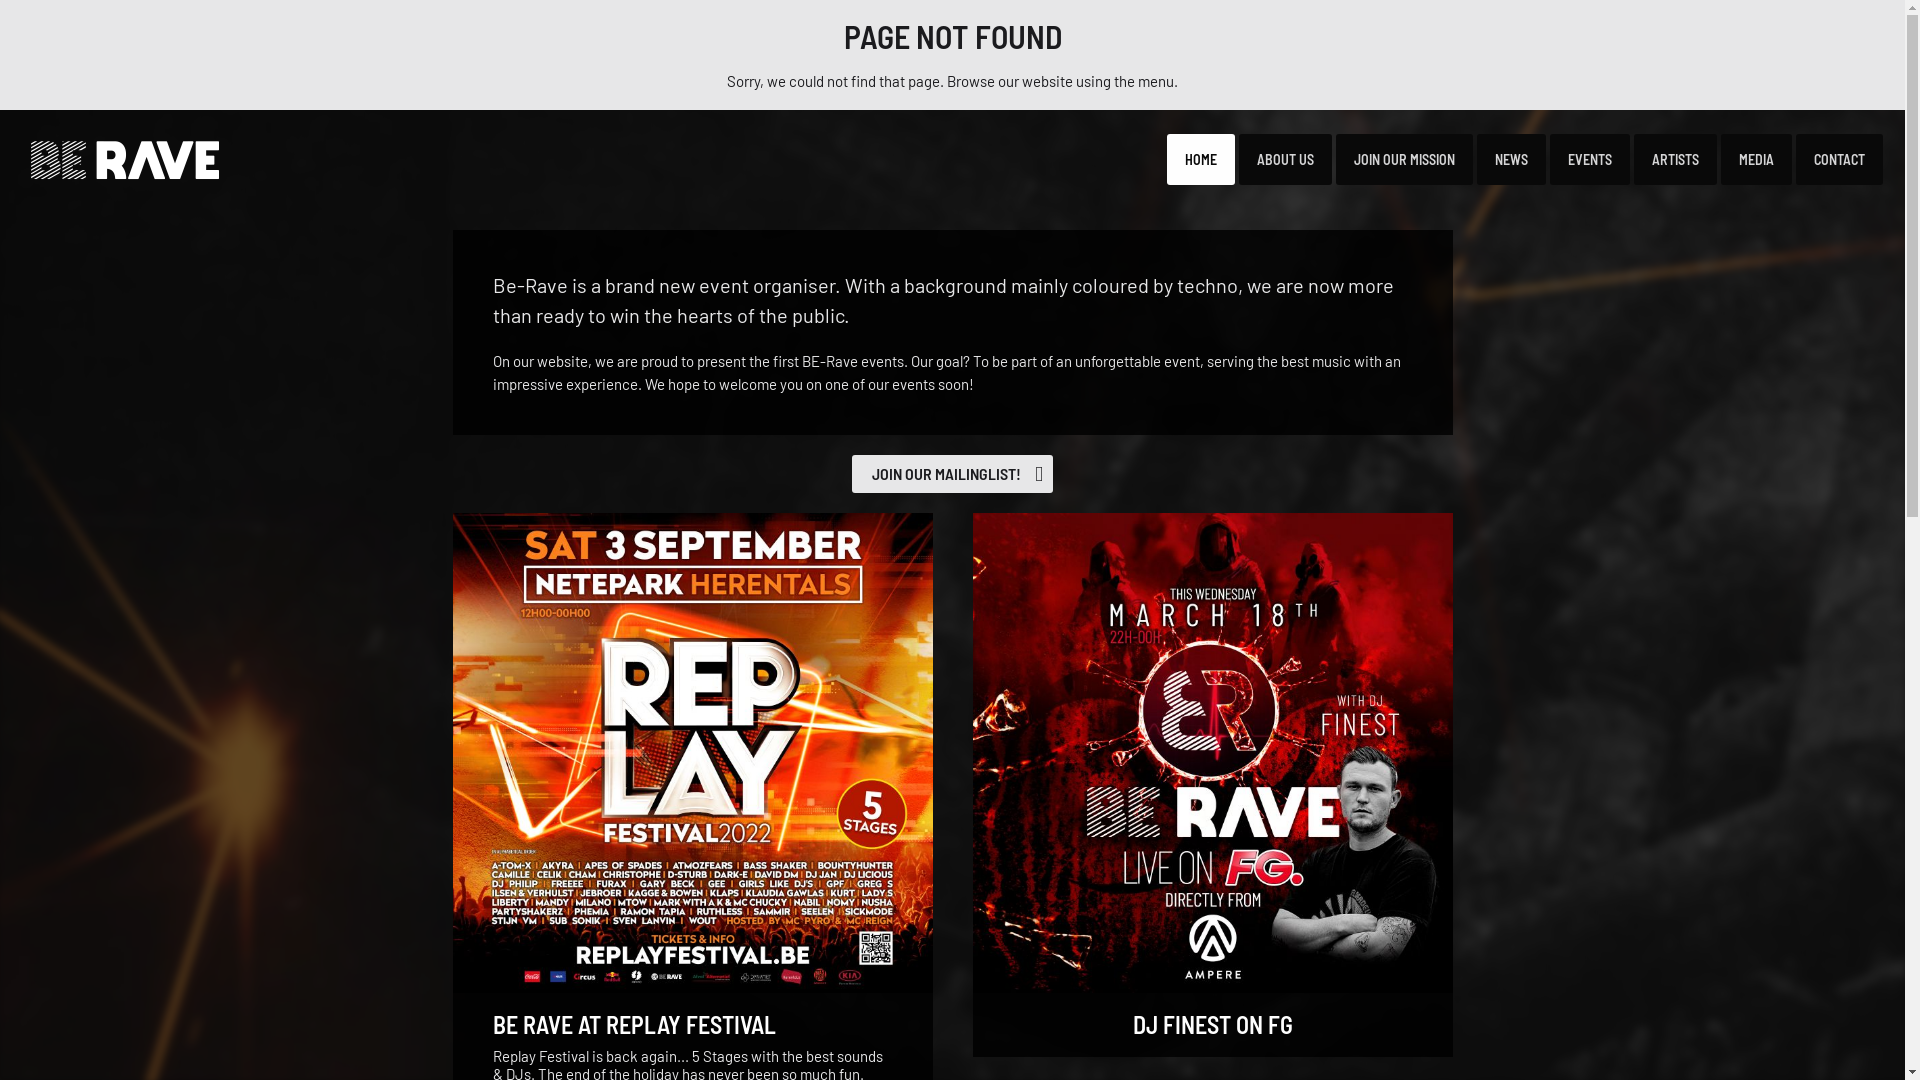 The image size is (1920, 1080). What do you see at coordinates (491, 1024) in the screenshot?
I see `'BE RAVE AT REPLAY FESTIVAL'` at bounding box center [491, 1024].